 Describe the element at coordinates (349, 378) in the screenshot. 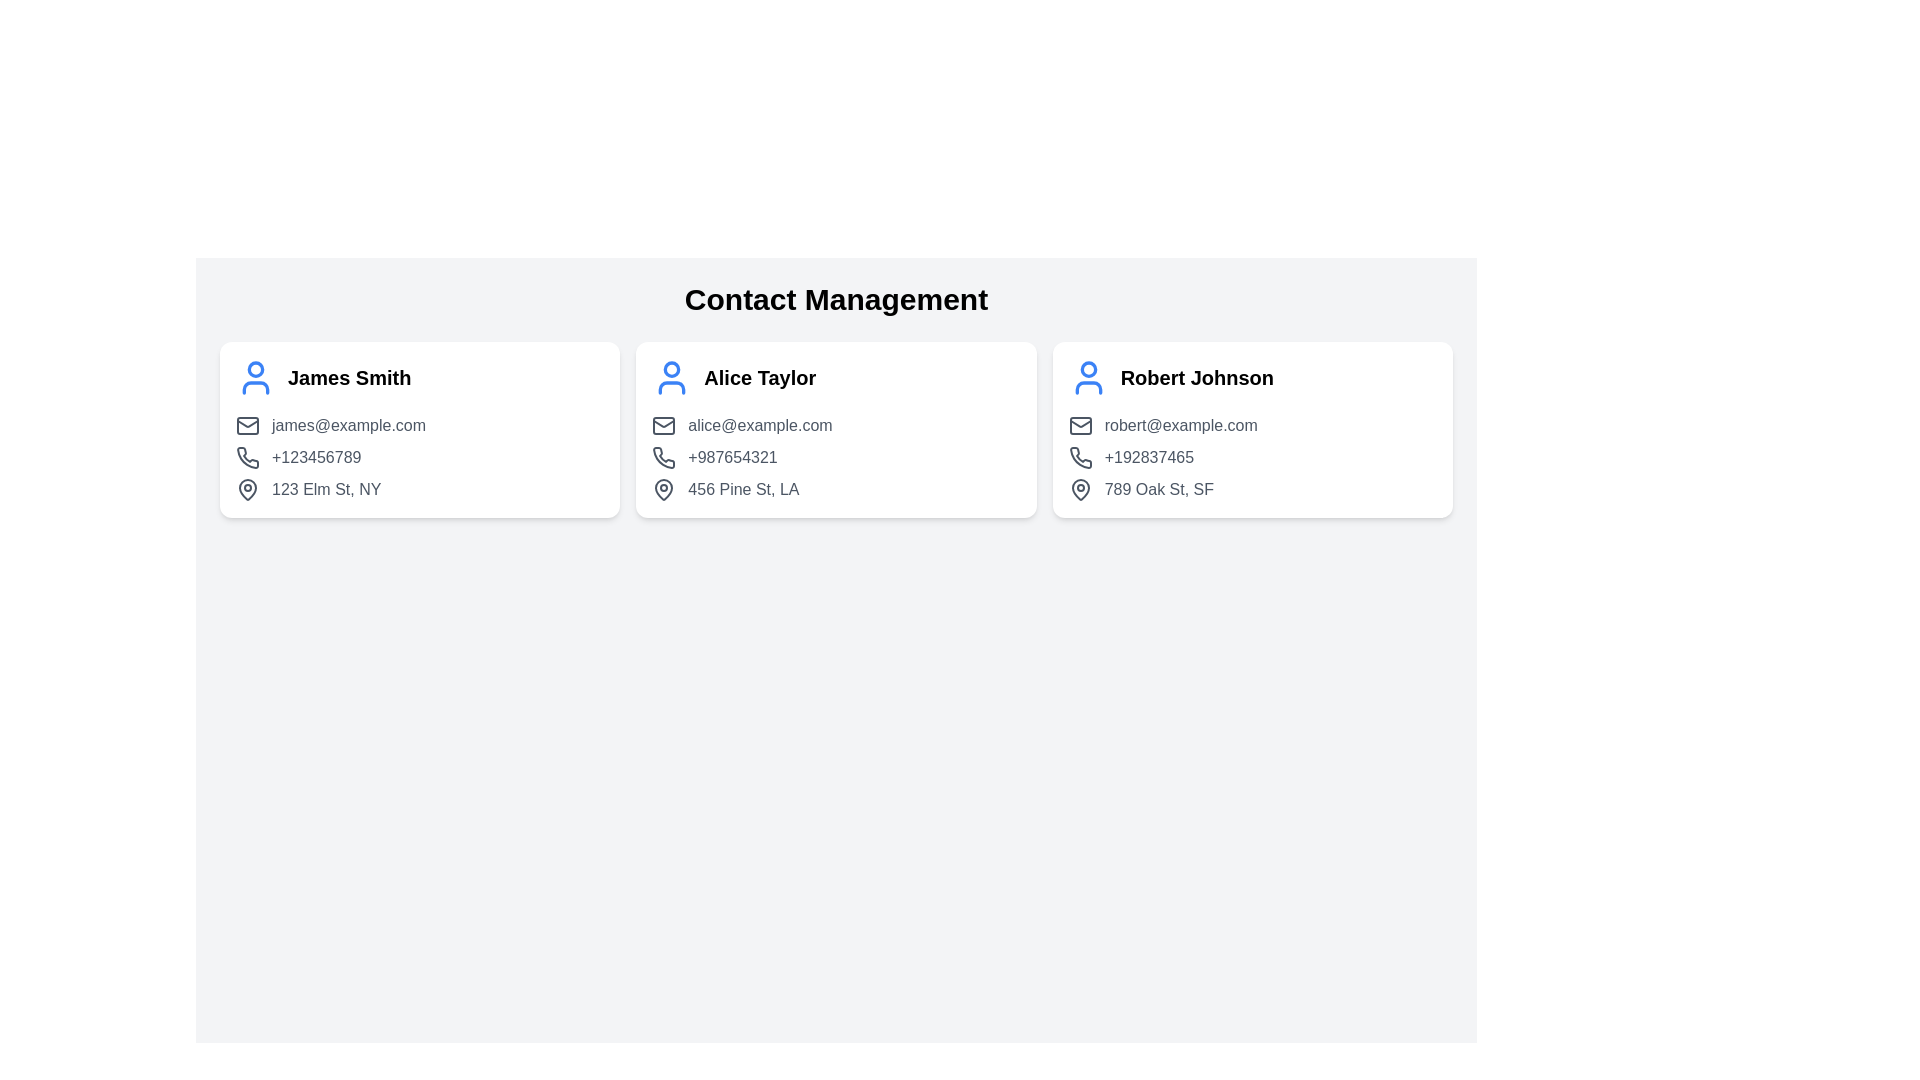

I see `the text label displaying the name 'James Smith', which is prominently located at the top of a contact card layout` at that location.